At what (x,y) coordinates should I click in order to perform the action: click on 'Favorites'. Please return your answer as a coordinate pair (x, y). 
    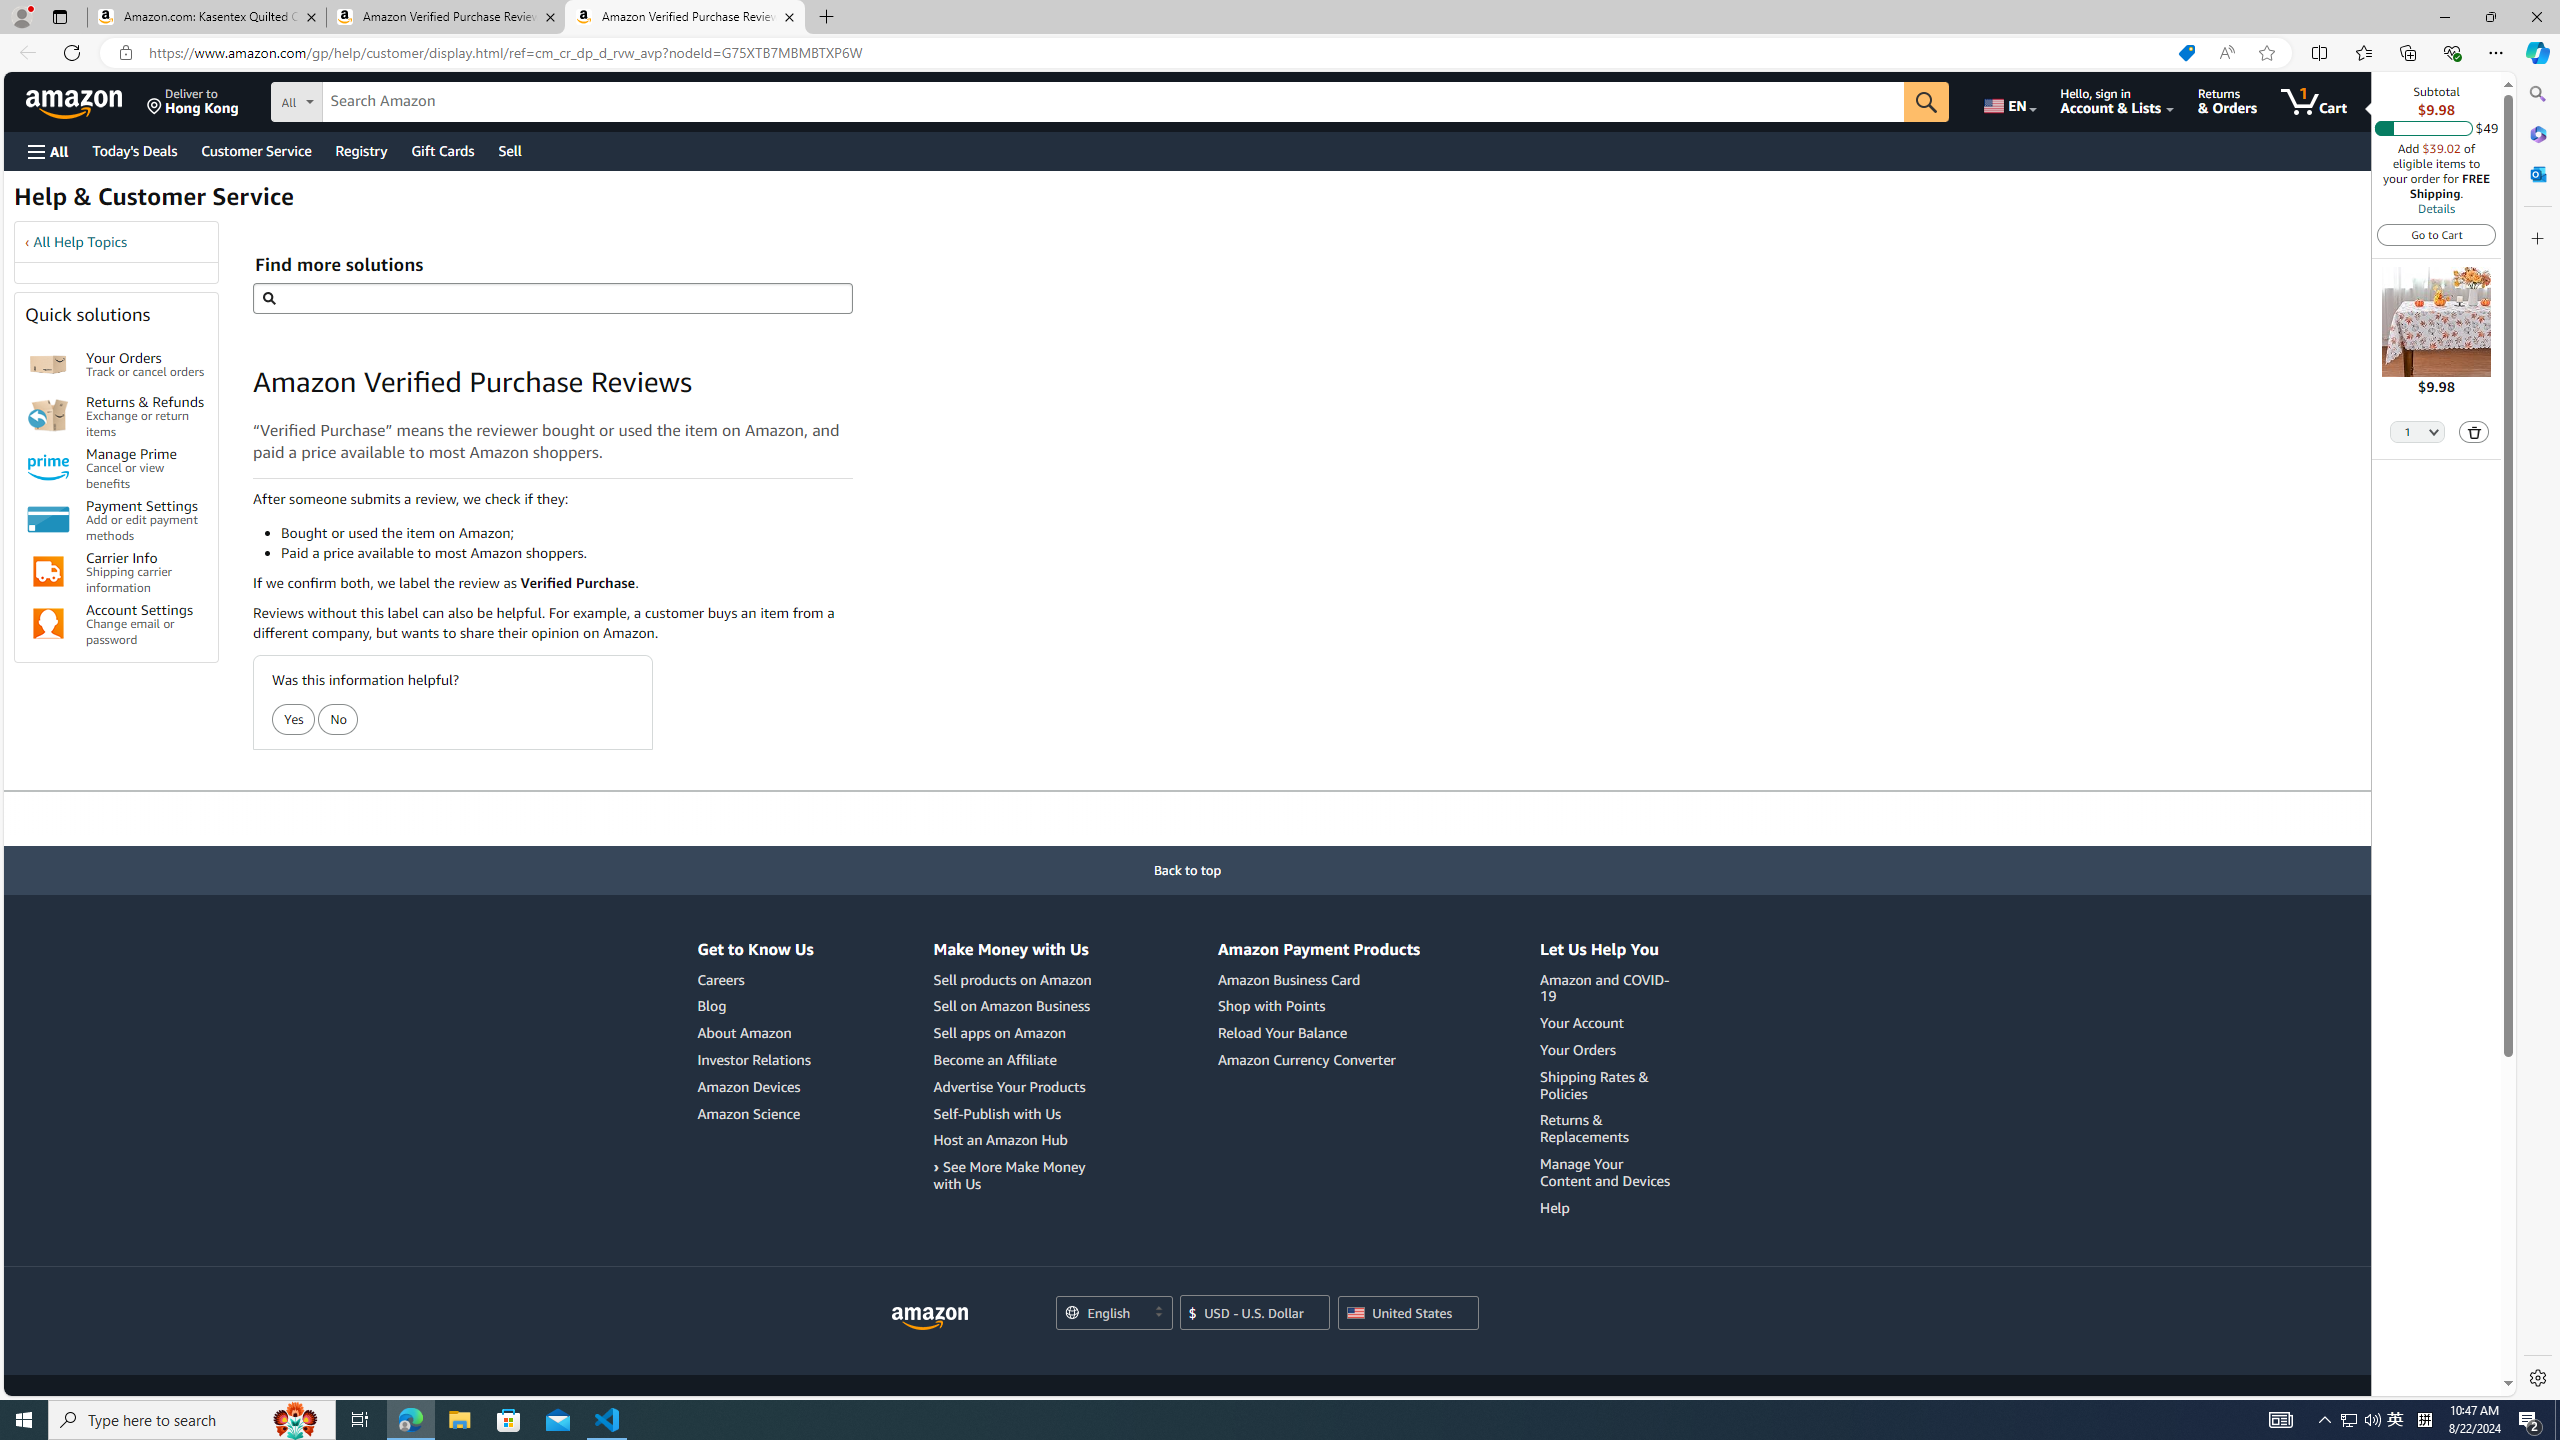
    Looking at the image, I should click on (2364, 51).